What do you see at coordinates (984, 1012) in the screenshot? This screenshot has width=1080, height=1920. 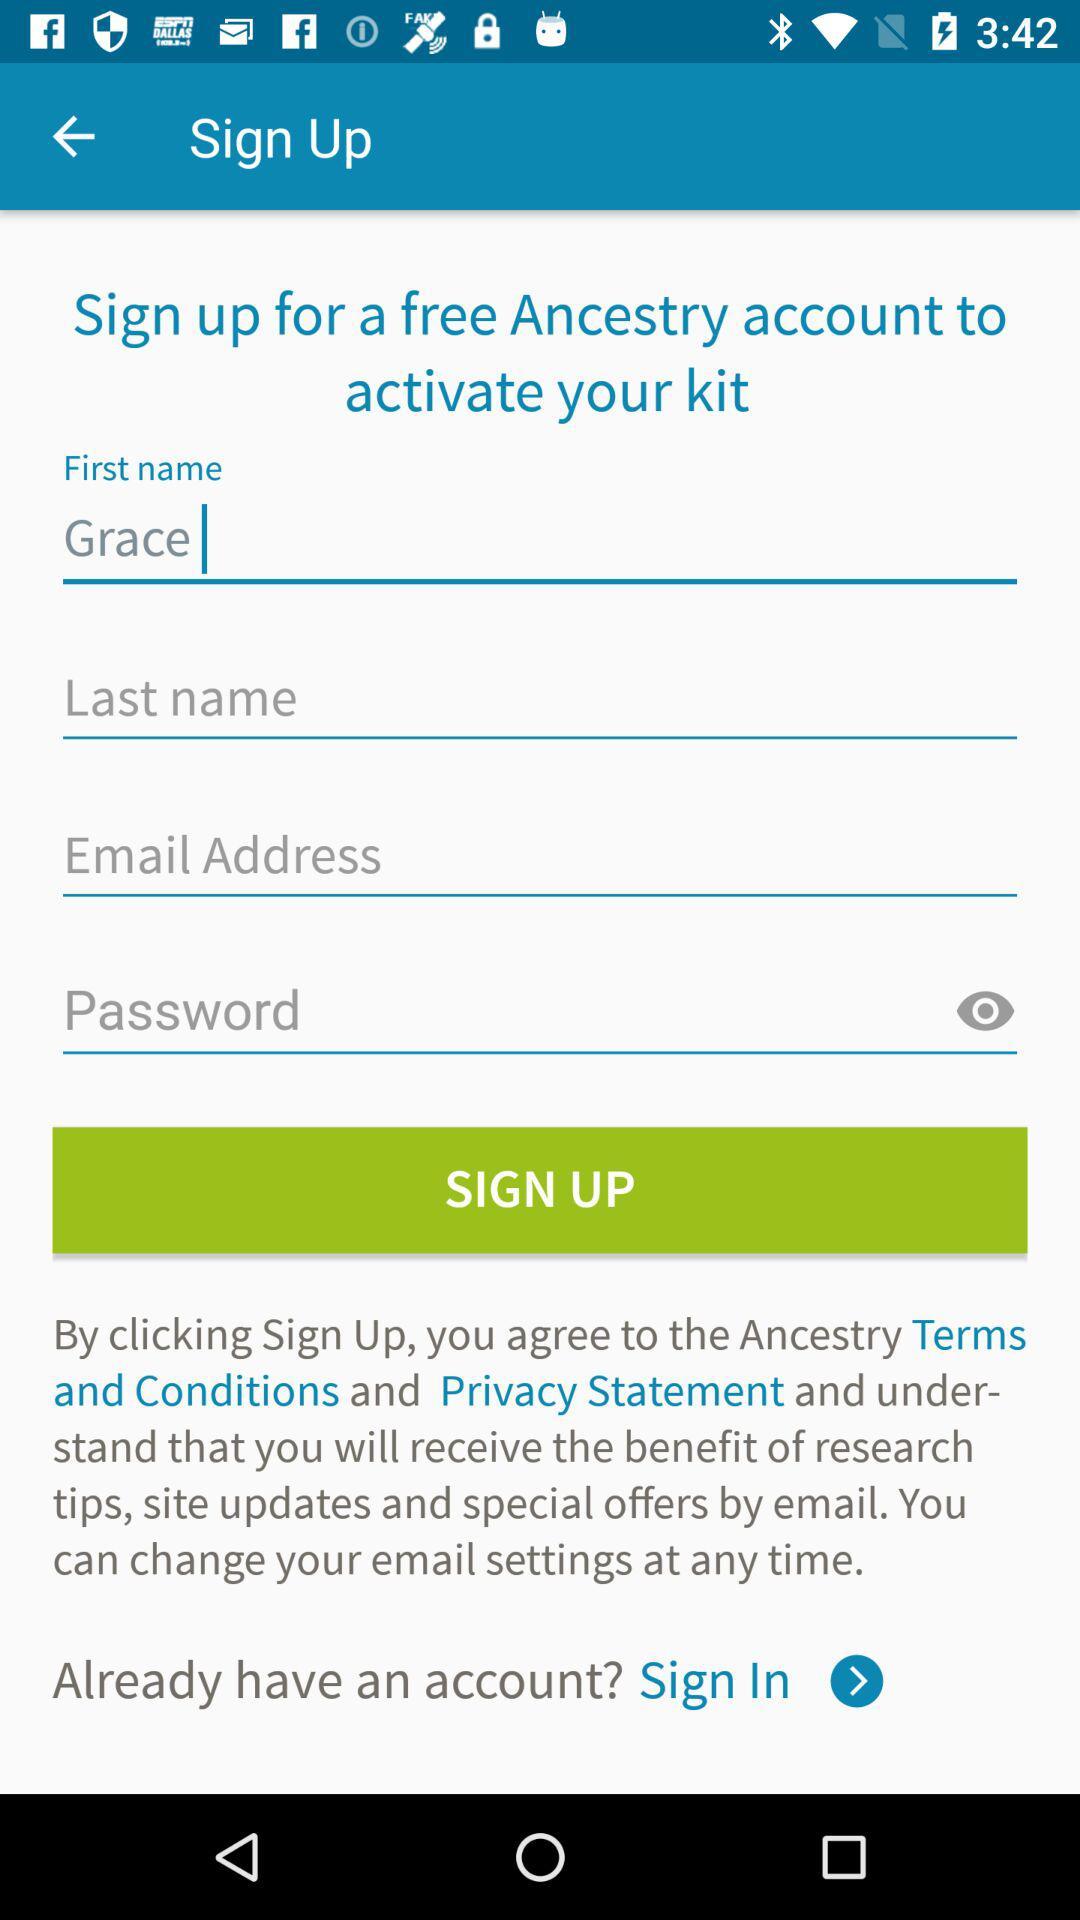 I see `the visibility icon` at bounding box center [984, 1012].